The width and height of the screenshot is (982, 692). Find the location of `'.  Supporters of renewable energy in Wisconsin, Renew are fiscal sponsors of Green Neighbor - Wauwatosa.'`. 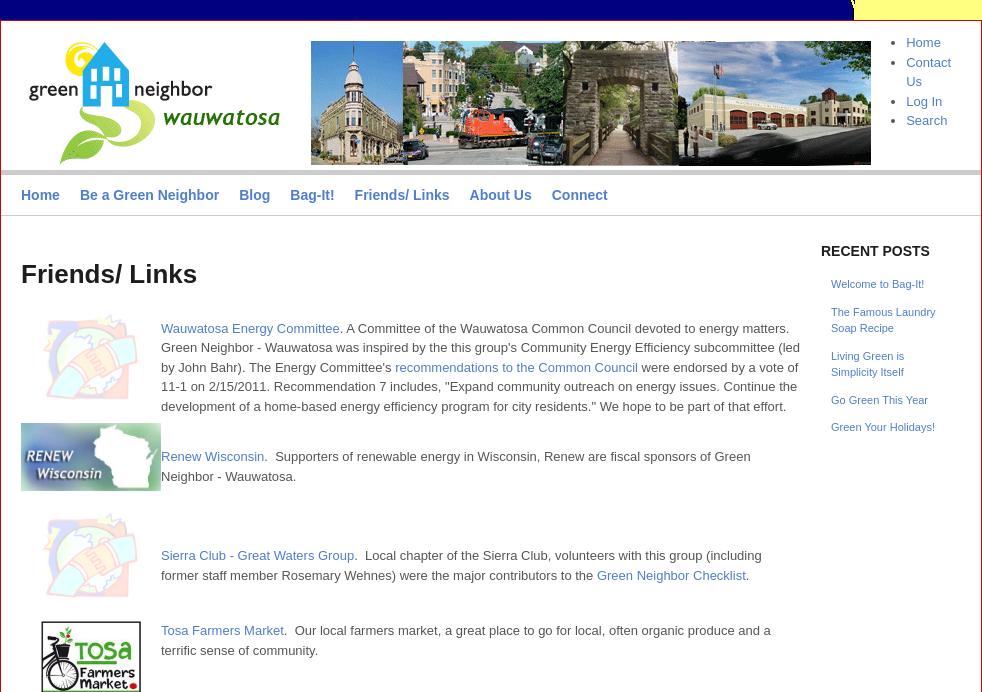

'.  Supporters of renewable energy in Wisconsin, Renew are fiscal sponsors of Green Neighbor - Wauwatosa.' is located at coordinates (455, 465).